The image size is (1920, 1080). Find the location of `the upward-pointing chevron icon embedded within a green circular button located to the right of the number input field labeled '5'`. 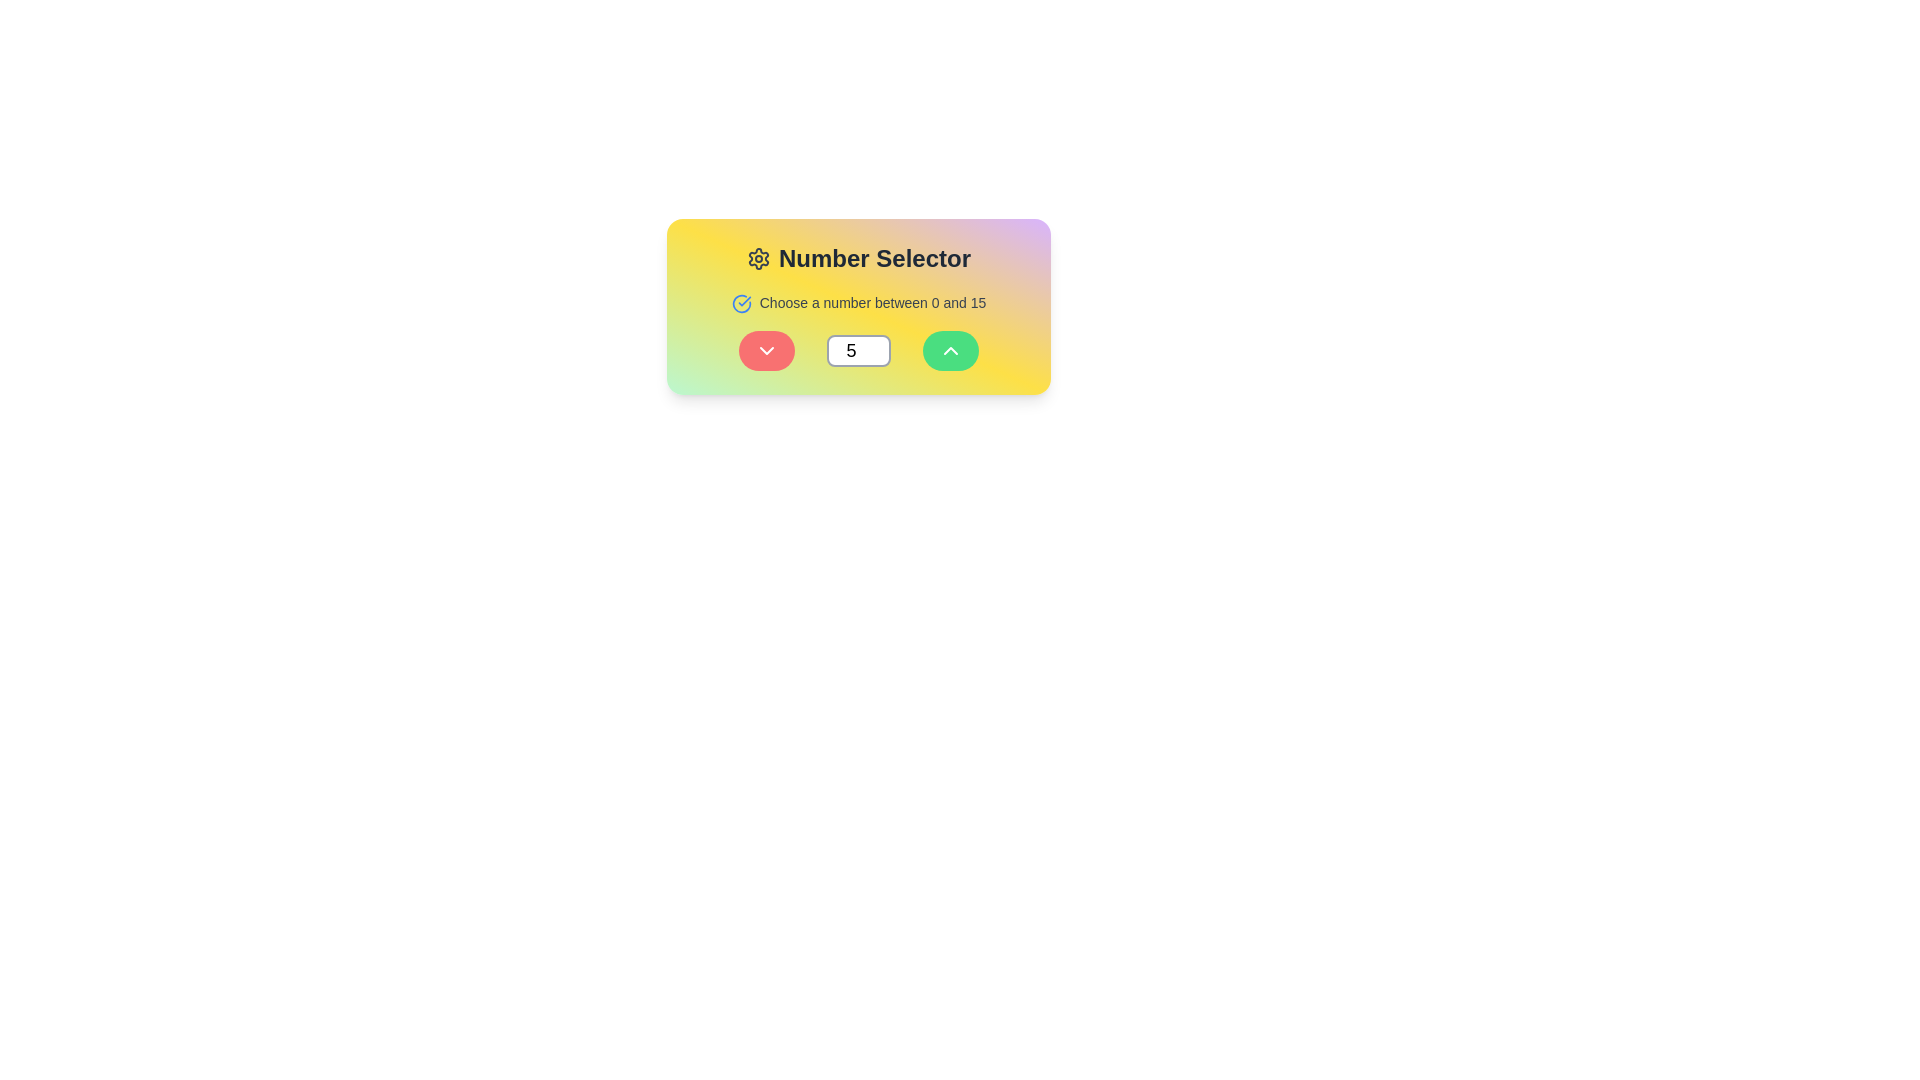

the upward-pointing chevron icon embedded within a green circular button located to the right of the number input field labeled '5' is located at coordinates (949, 350).